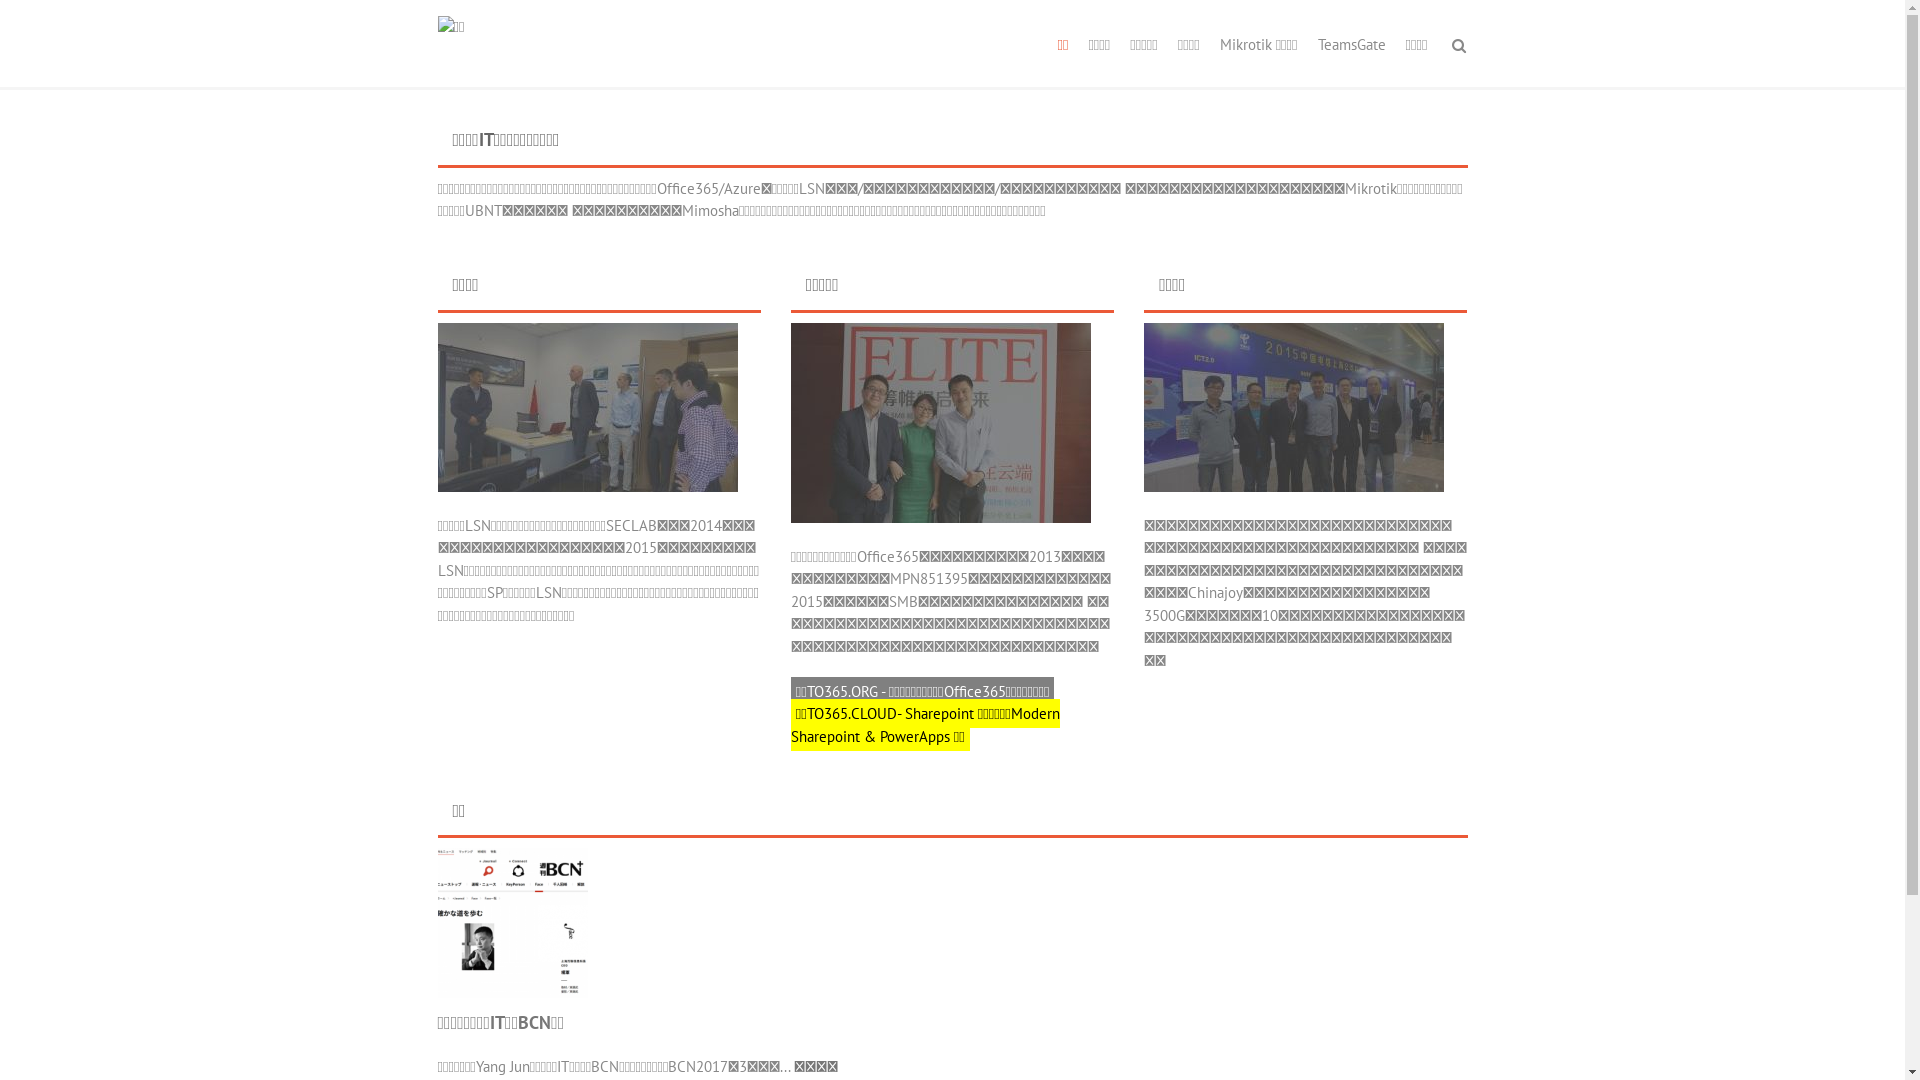 Image resolution: width=1920 pixels, height=1080 pixels. I want to click on 'TeamsGate', so click(1352, 45).